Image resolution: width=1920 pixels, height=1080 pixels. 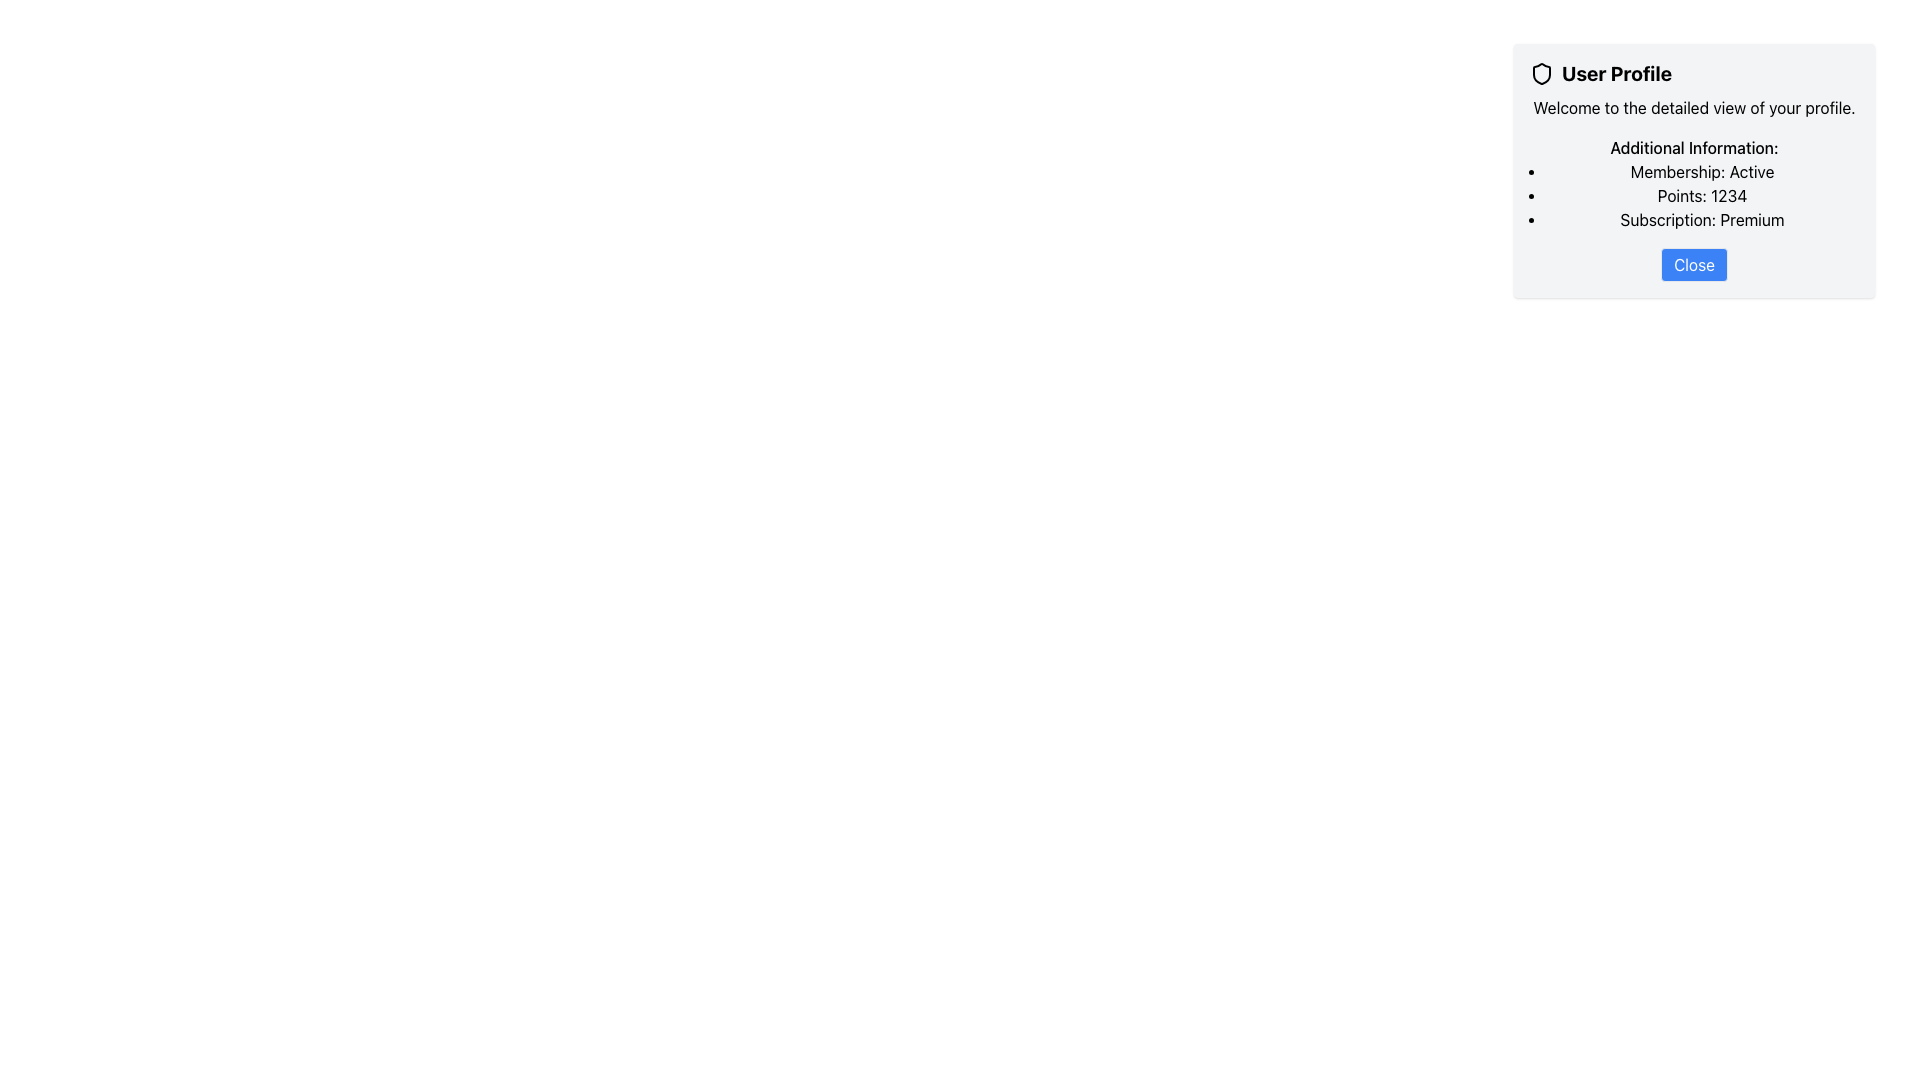 What do you see at coordinates (1617, 72) in the screenshot?
I see `the 'User Profile' text label, which is prominently displayed in bold and extra-large font at the top left of a card interface, positioned below a small shield icon` at bounding box center [1617, 72].